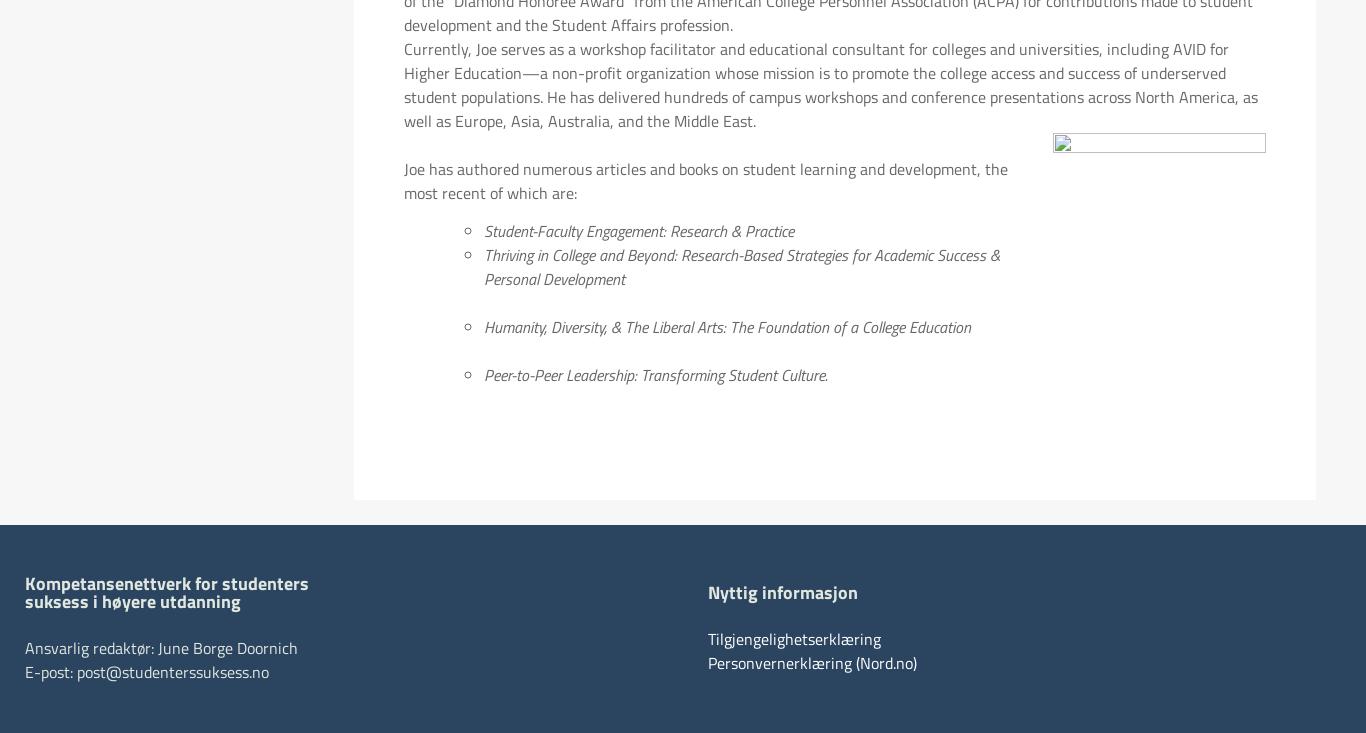 This screenshot has width=1366, height=733. Describe the element at coordinates (132, 599) in the screenshot. I see `'suksess i høyere utdanning'` at that location.